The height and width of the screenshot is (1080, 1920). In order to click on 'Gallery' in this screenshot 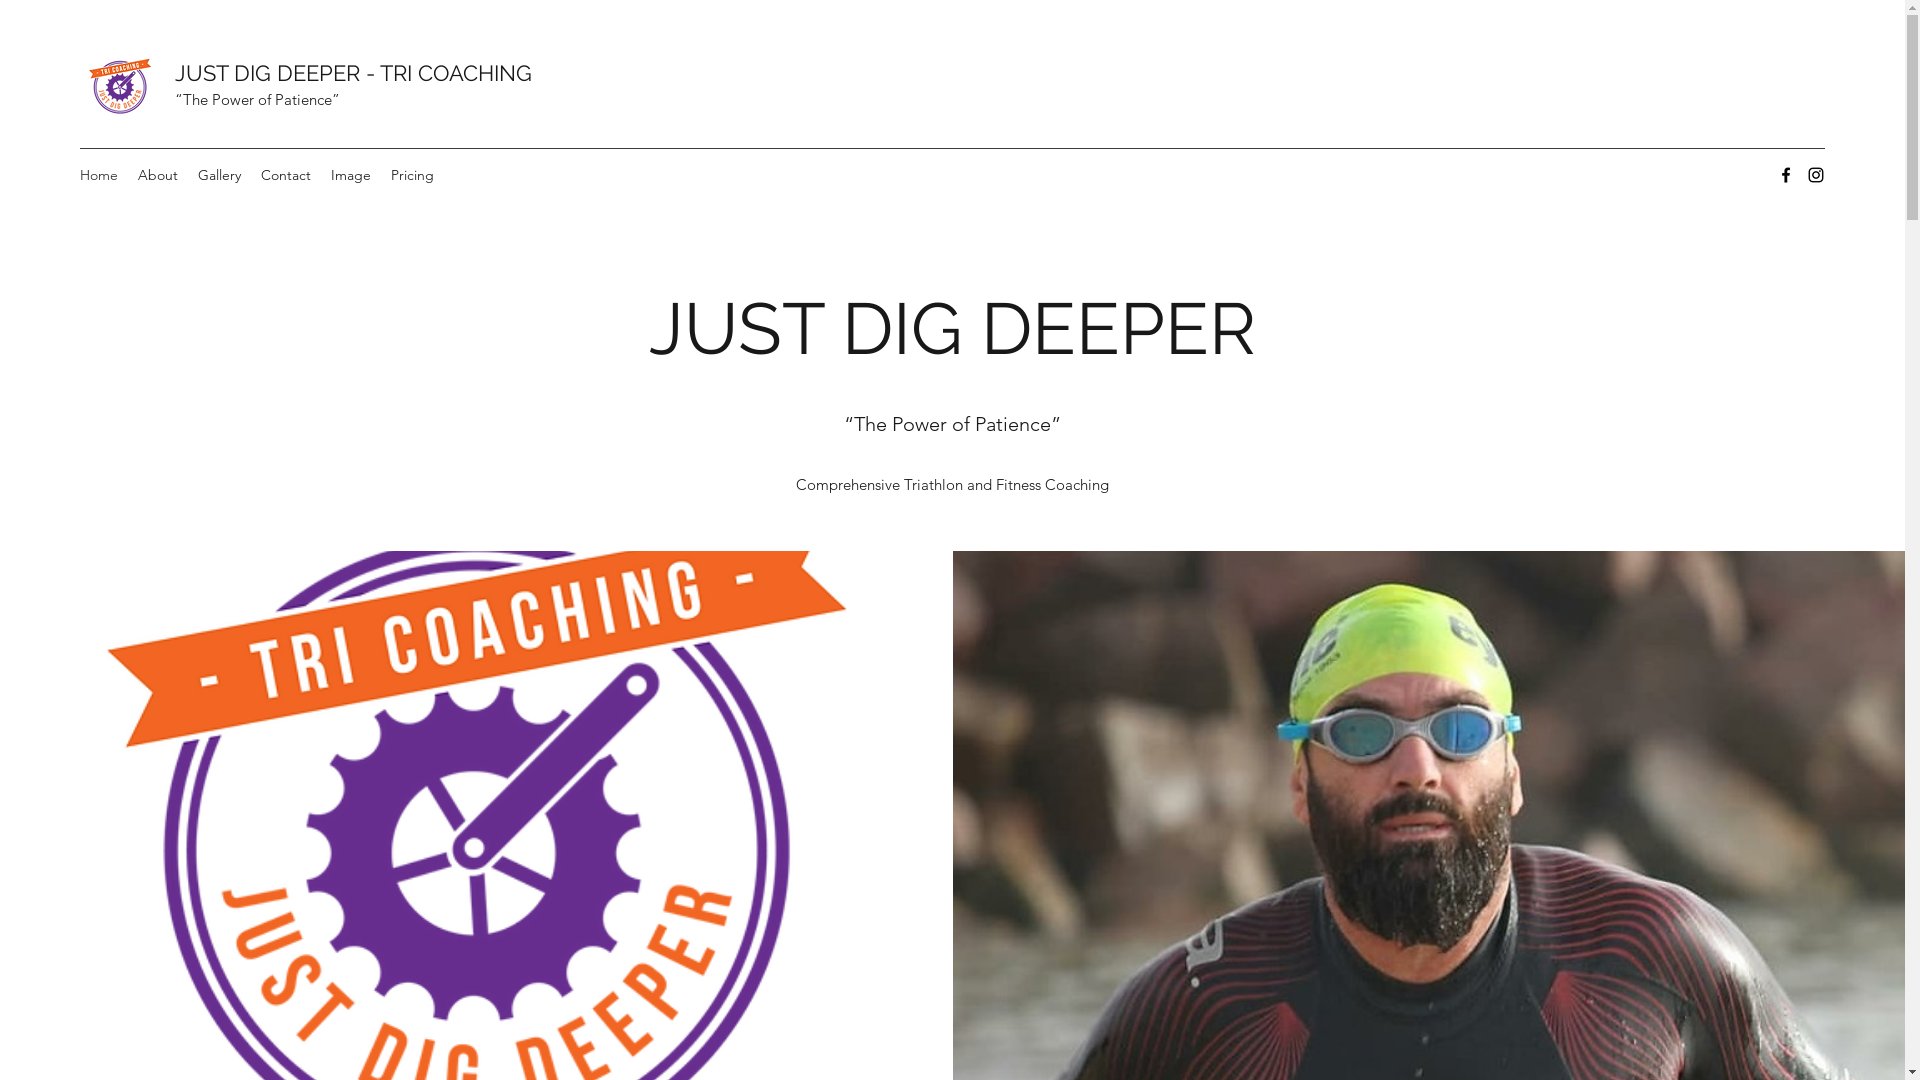, I will do `click(187, 173)`.